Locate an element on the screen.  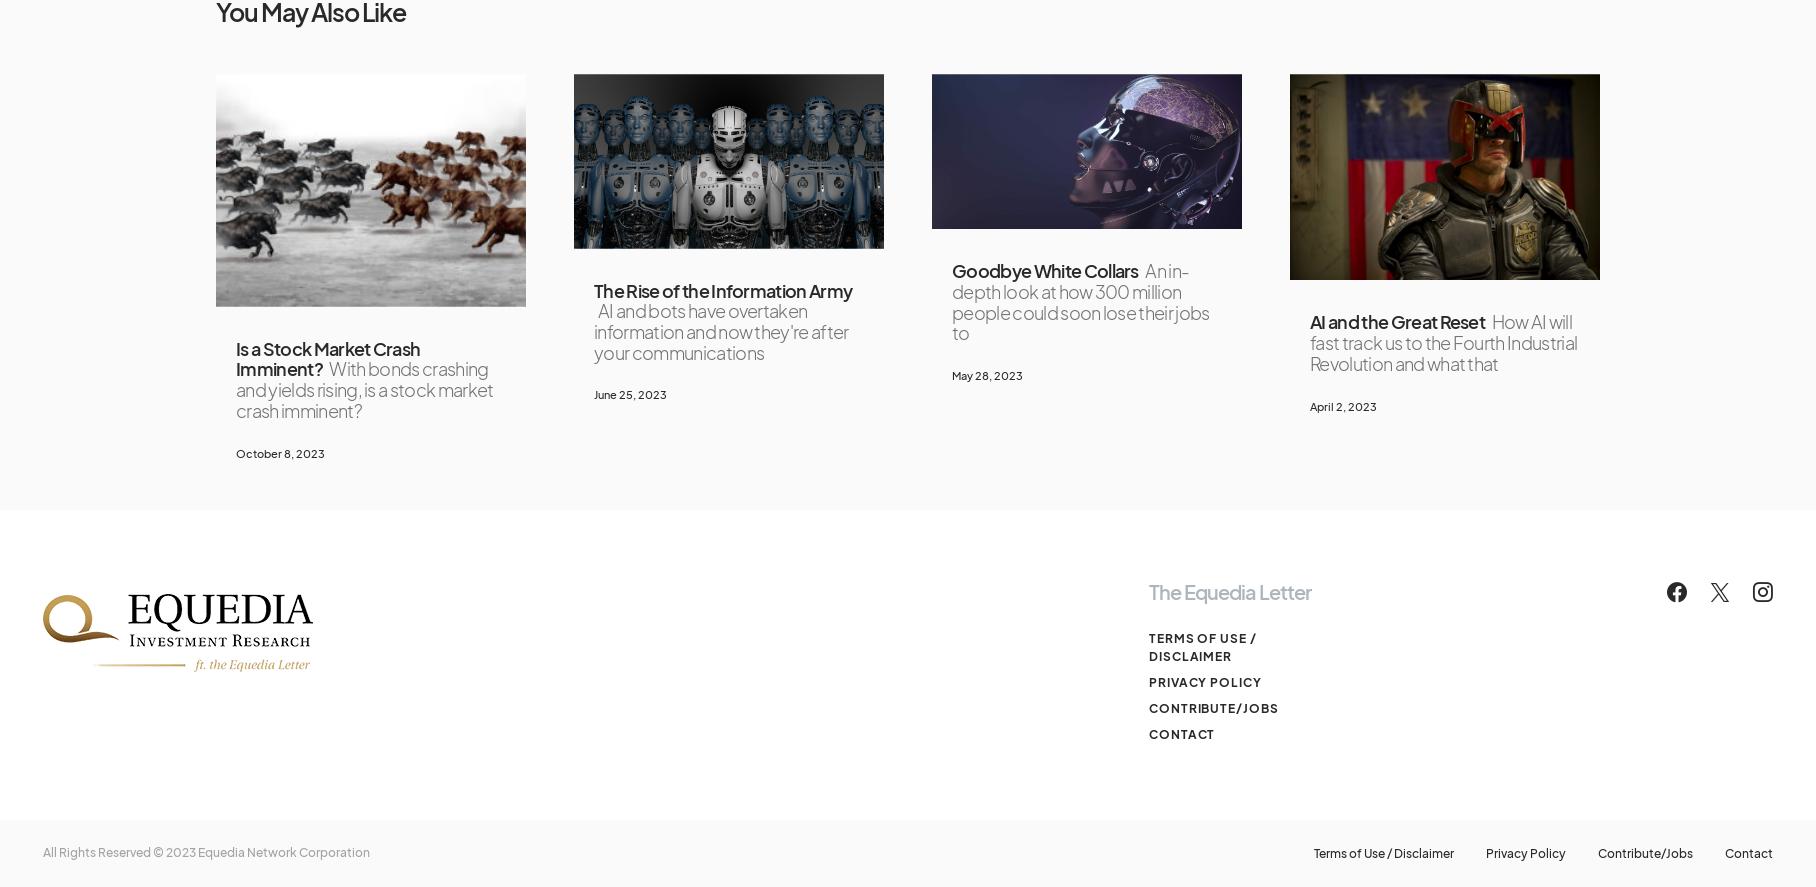
'AI and the Great Reset' is located at coordinates (1397, 321).